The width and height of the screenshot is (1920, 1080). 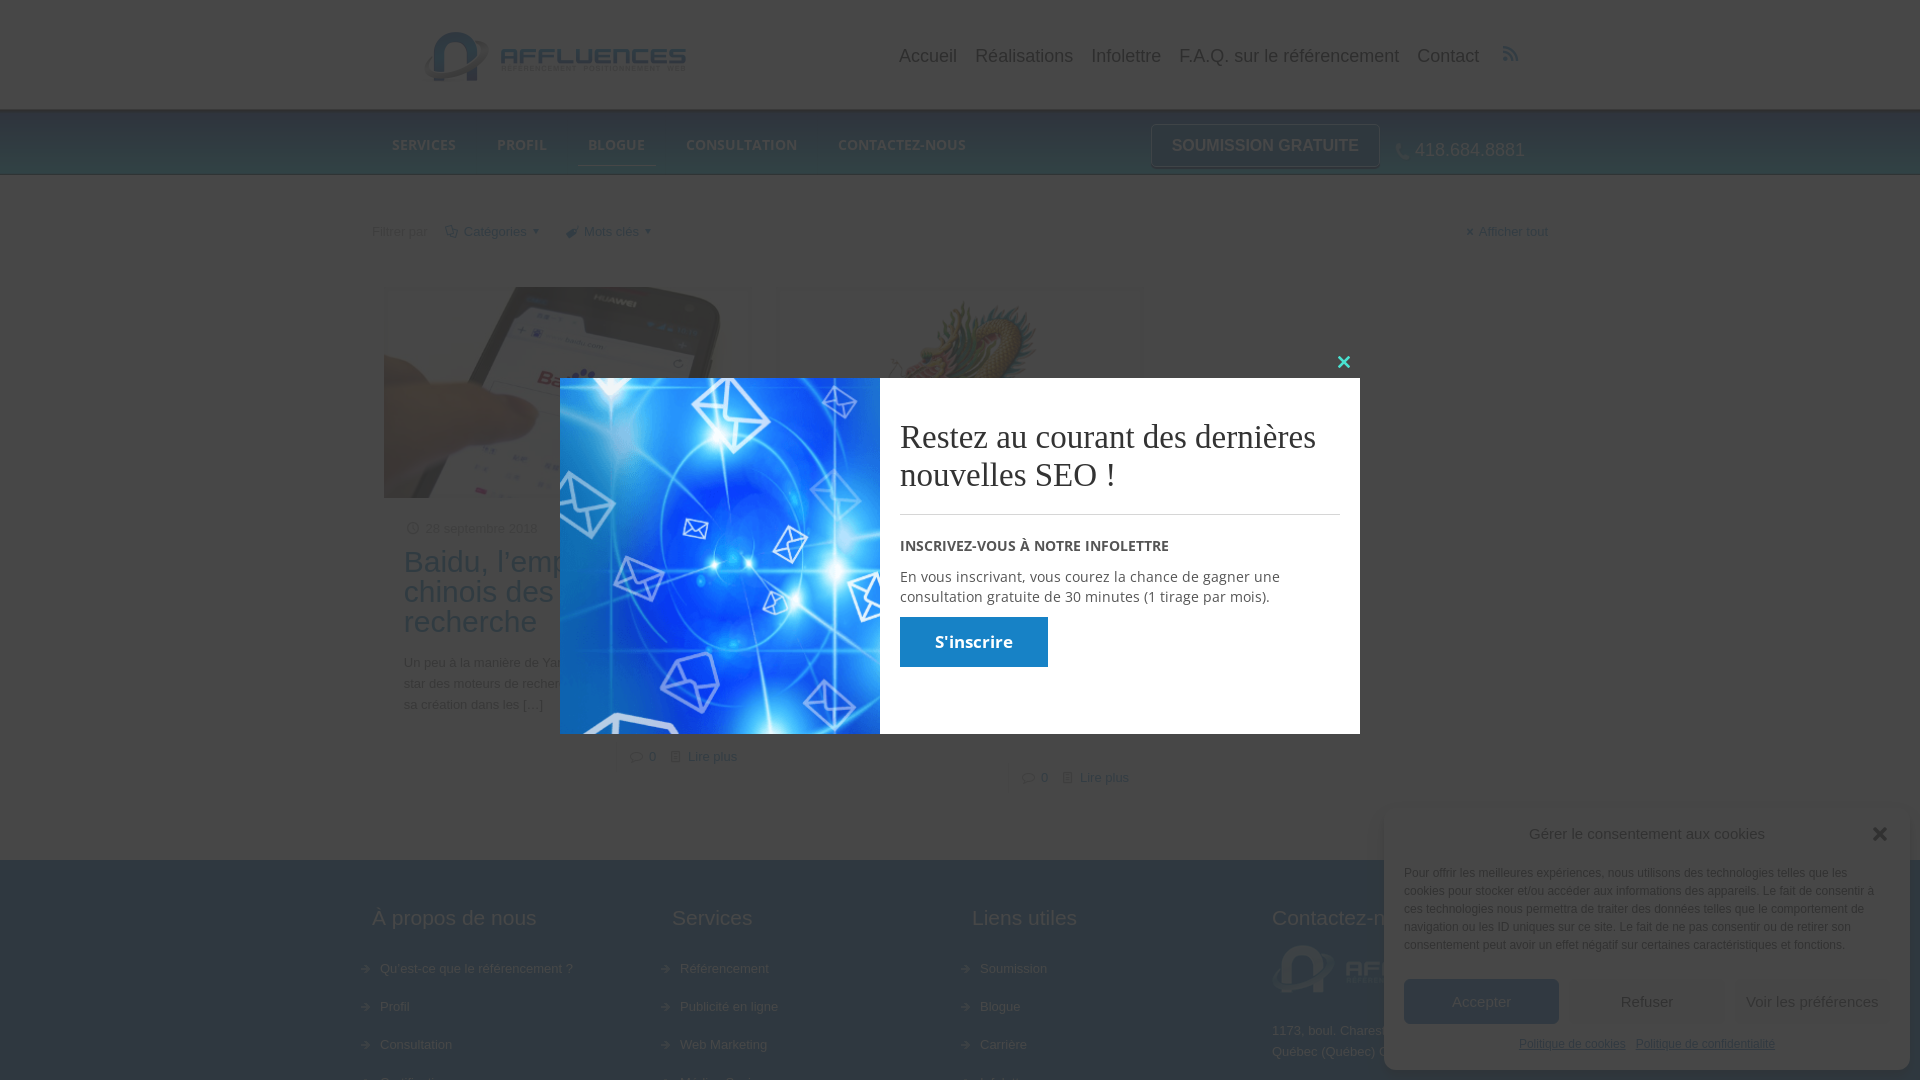 What do you see at coordinates (926, 55) in the screenshot?
I see `'Accueil'` at bounding box center [926, 55].